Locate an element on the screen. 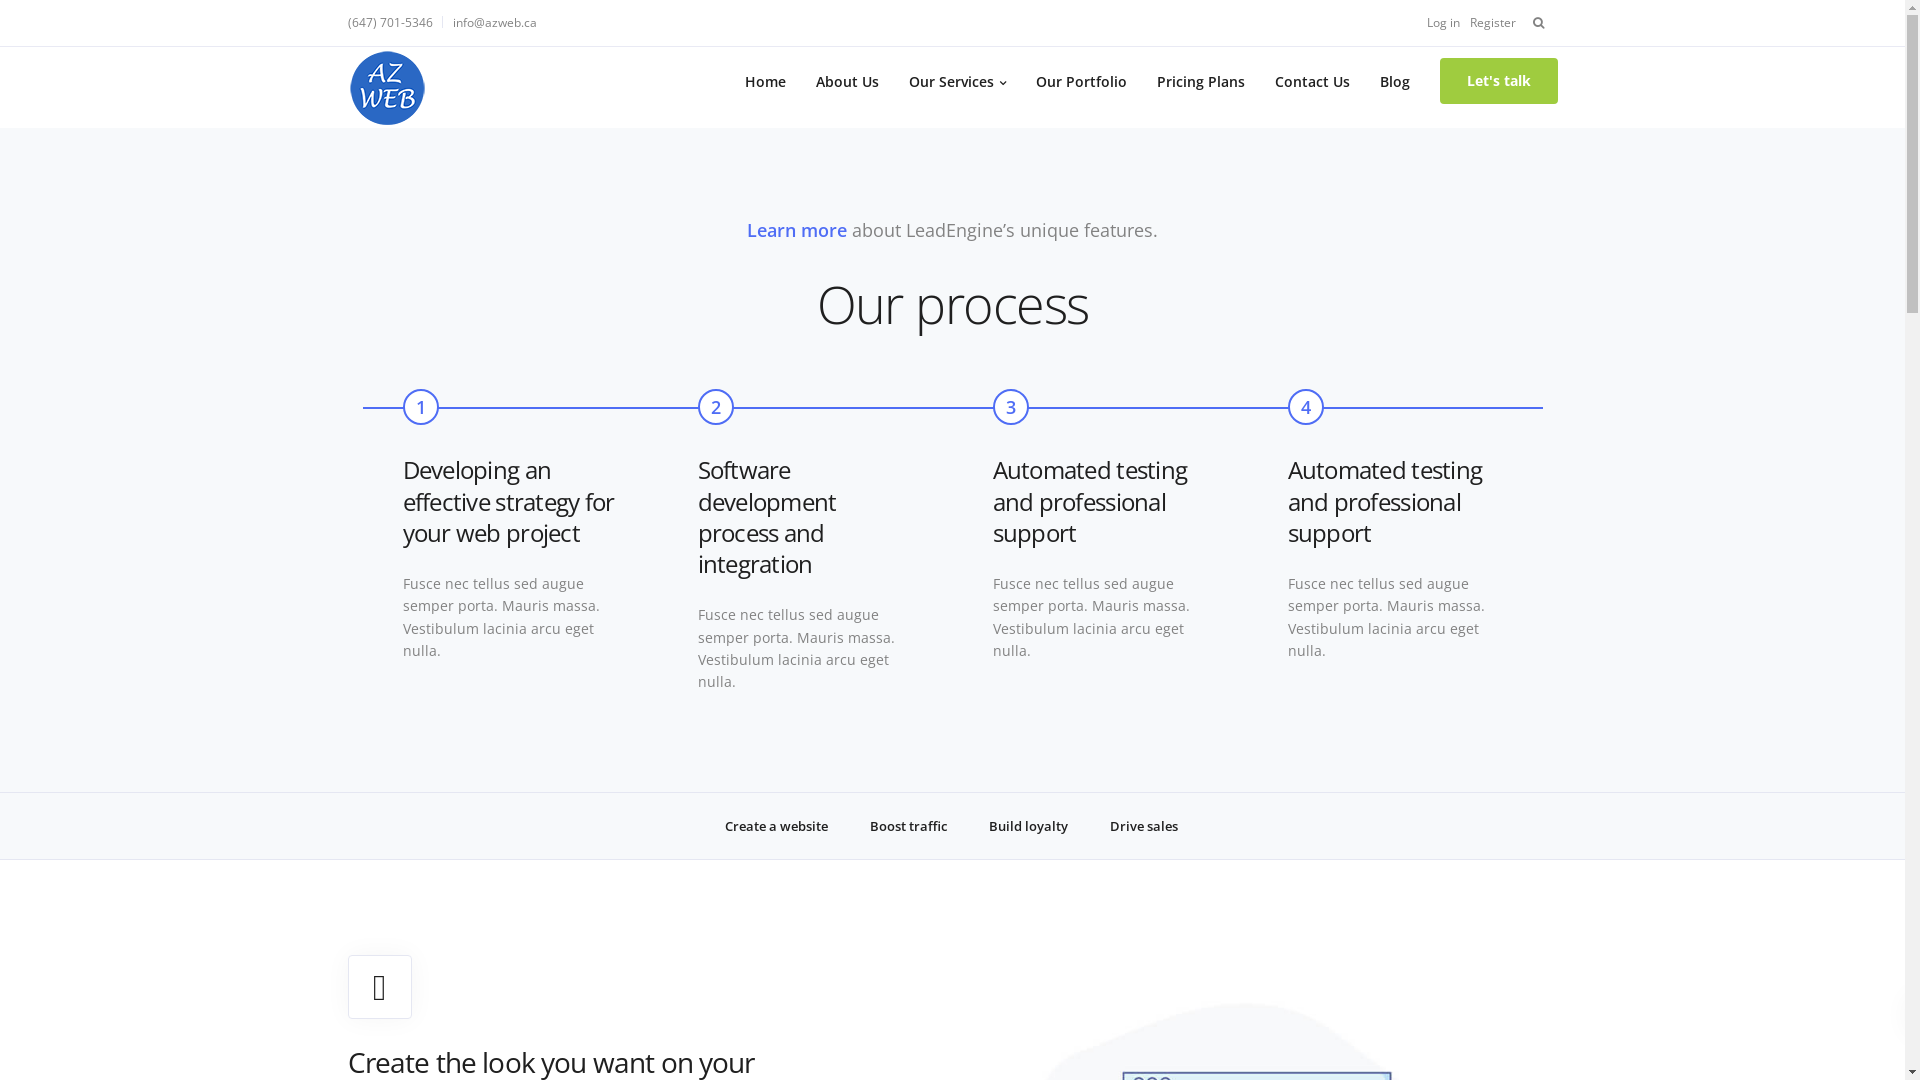 The width and height of the screenshot is (1920, 1080). '(647) 701-5346' is located at coordinates (347, 22).